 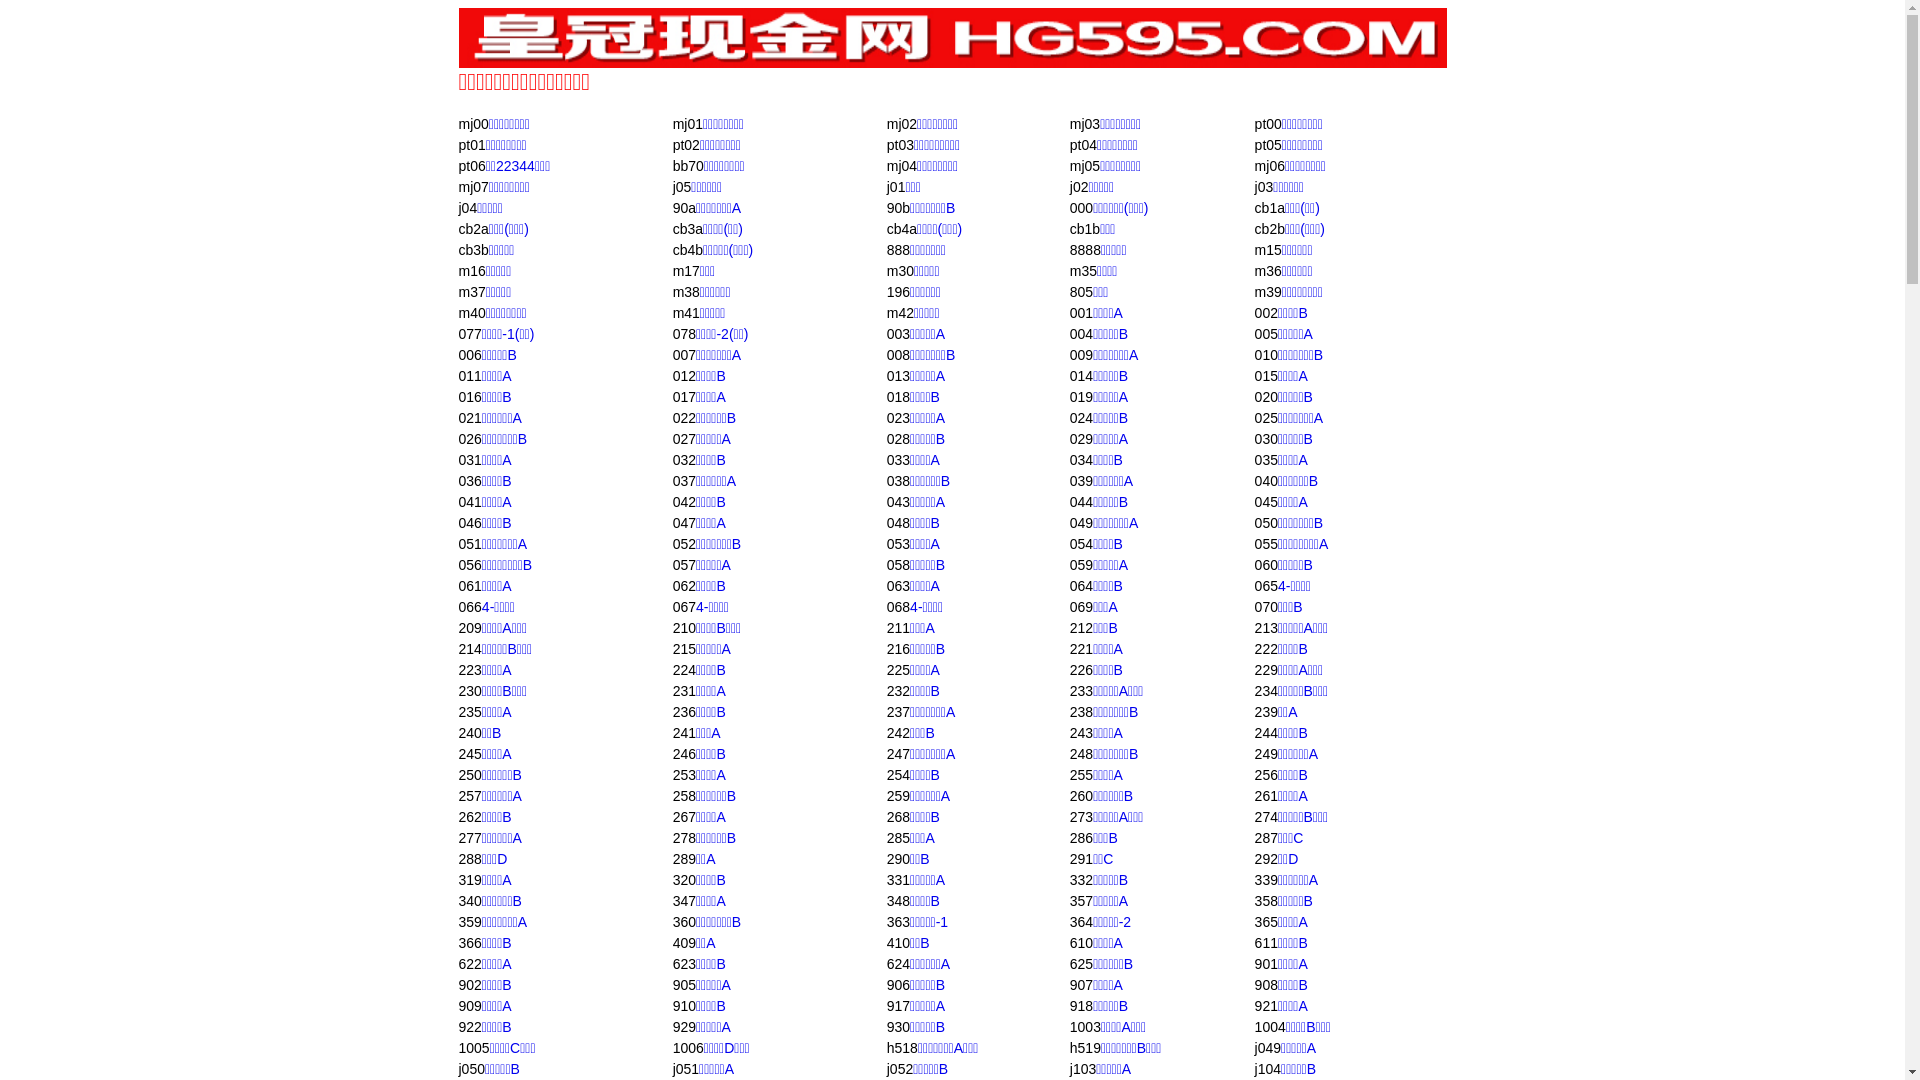 I want to click on 'cb2a', so click(x=472, y=227).